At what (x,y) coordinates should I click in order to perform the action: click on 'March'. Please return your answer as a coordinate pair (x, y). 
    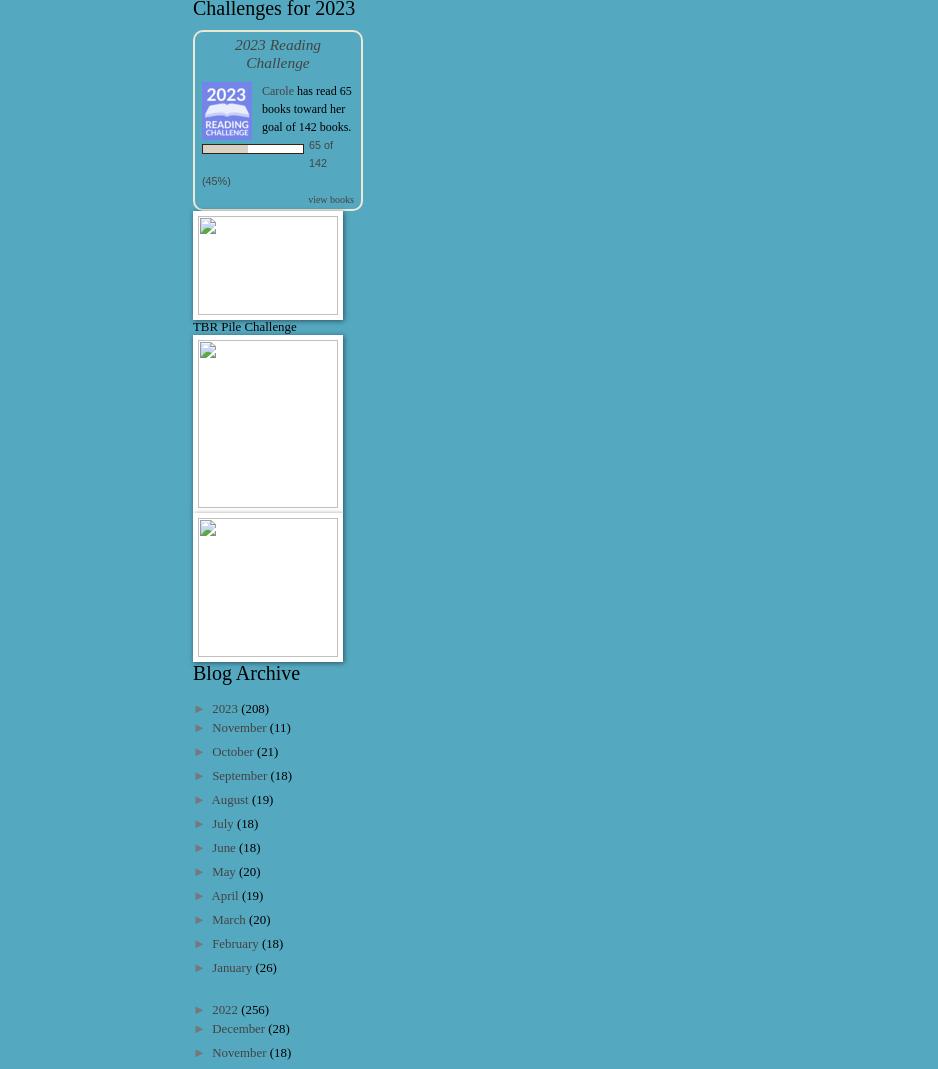
    Looking at the image, I should click on (230, 918).